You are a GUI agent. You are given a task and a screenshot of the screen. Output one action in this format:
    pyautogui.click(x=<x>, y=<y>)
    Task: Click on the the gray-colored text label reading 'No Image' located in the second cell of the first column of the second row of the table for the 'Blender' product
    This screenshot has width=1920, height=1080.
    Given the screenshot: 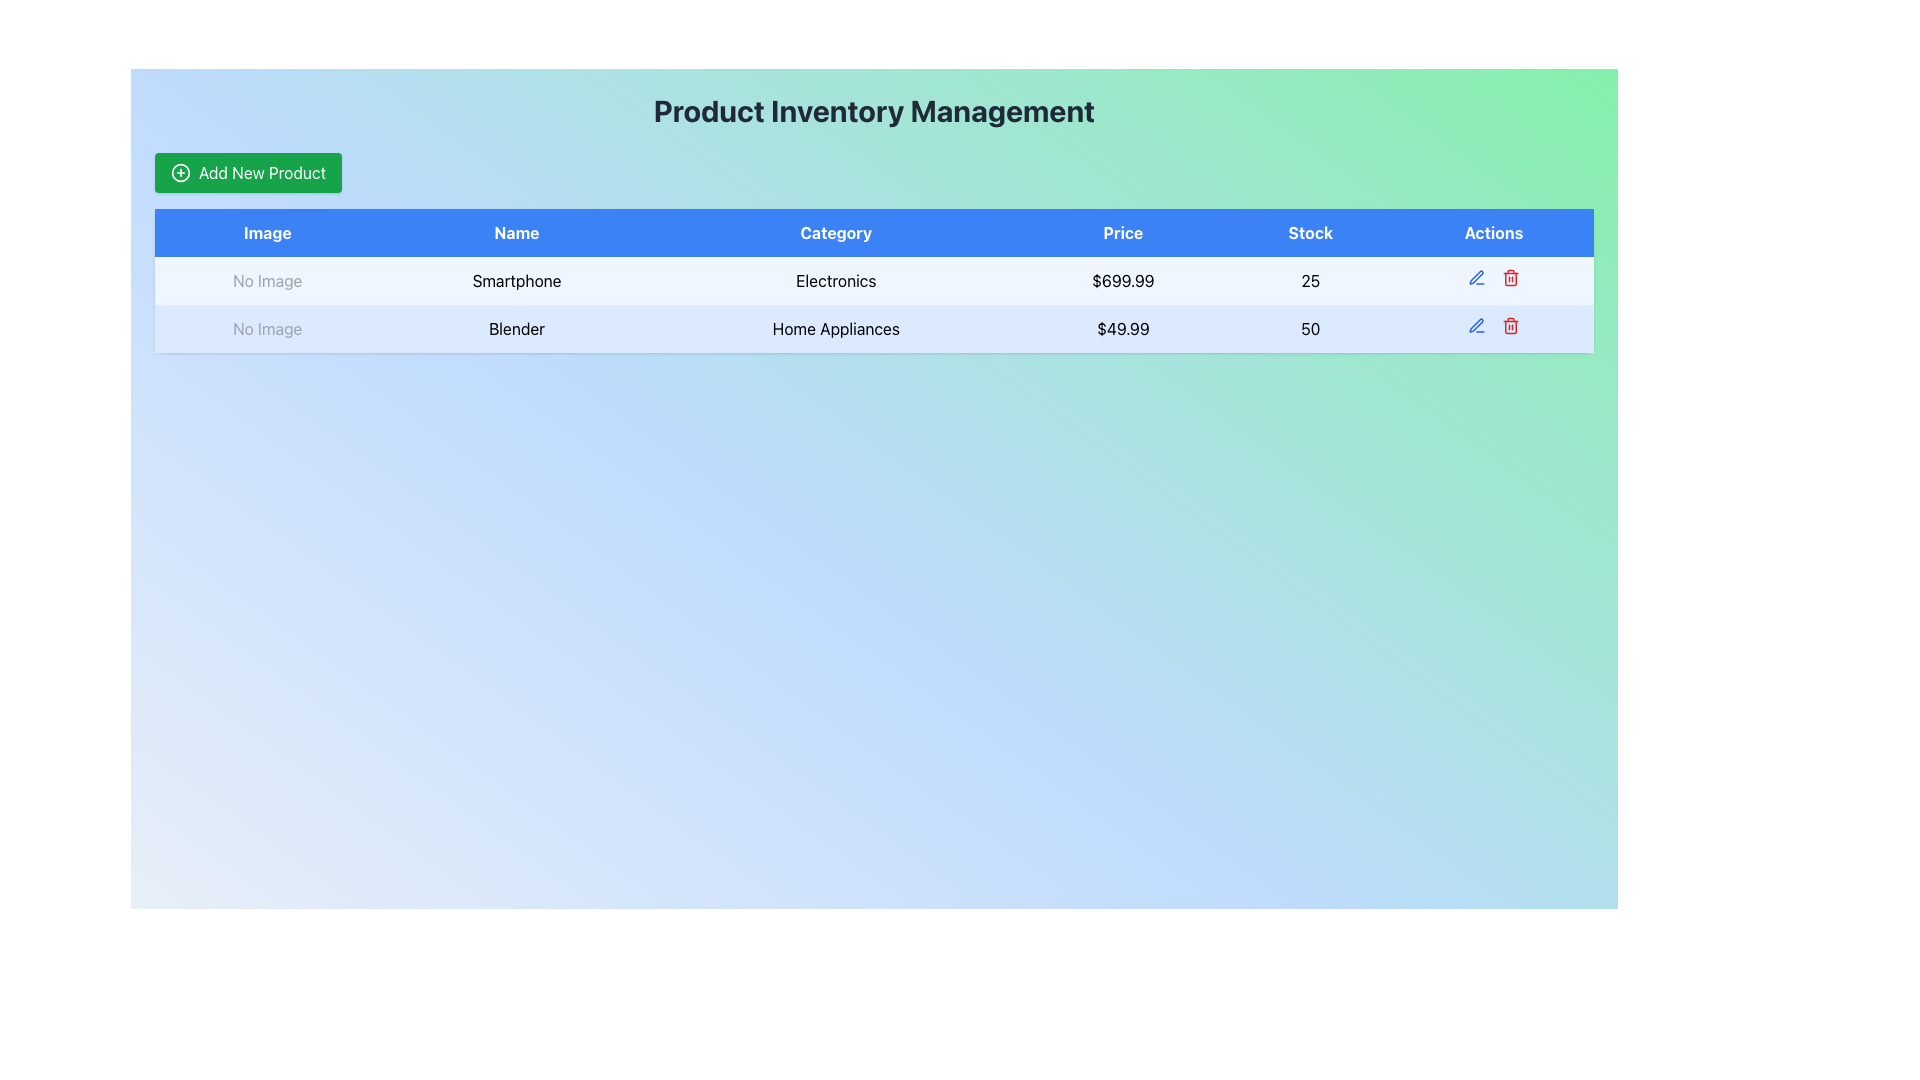 What is the action you would take?
    pyautogui.click(x=266, y=327)
    